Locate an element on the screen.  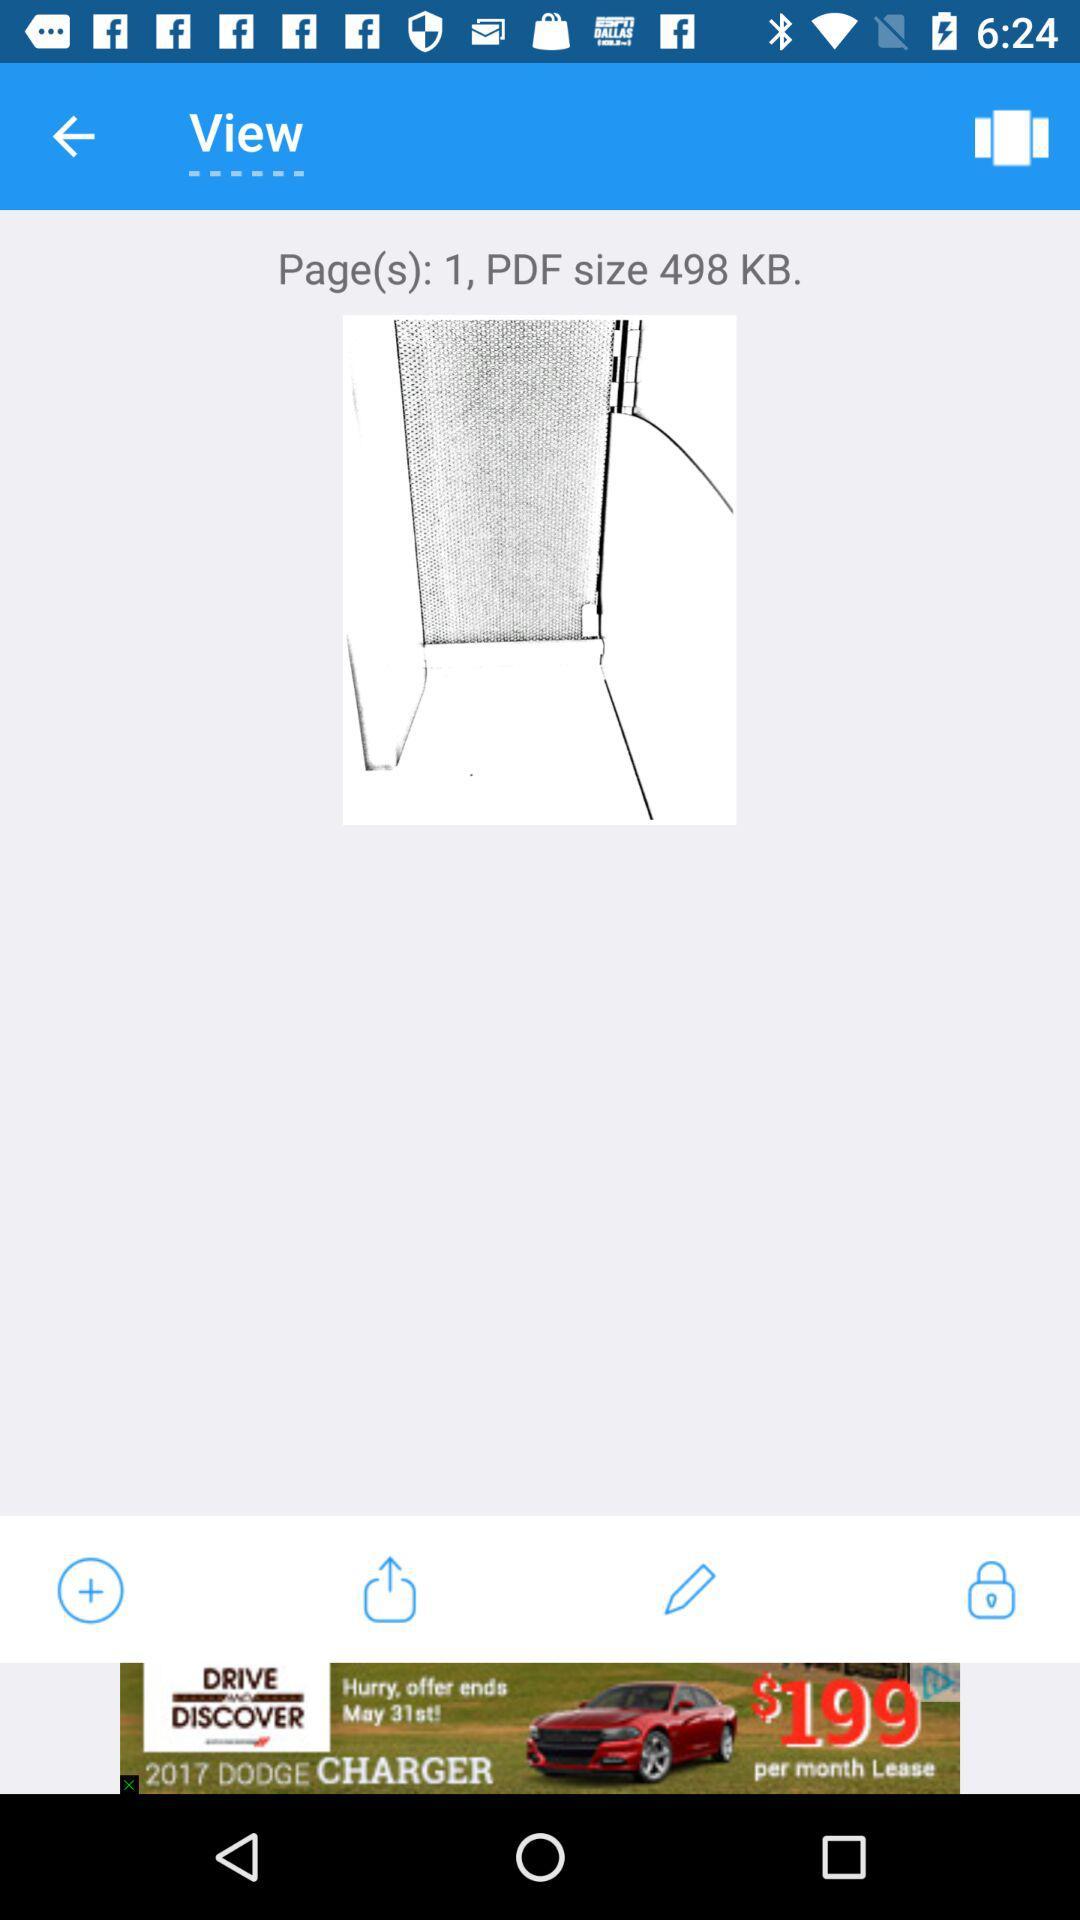
the edit icon is located at coordinates (689, 1588).